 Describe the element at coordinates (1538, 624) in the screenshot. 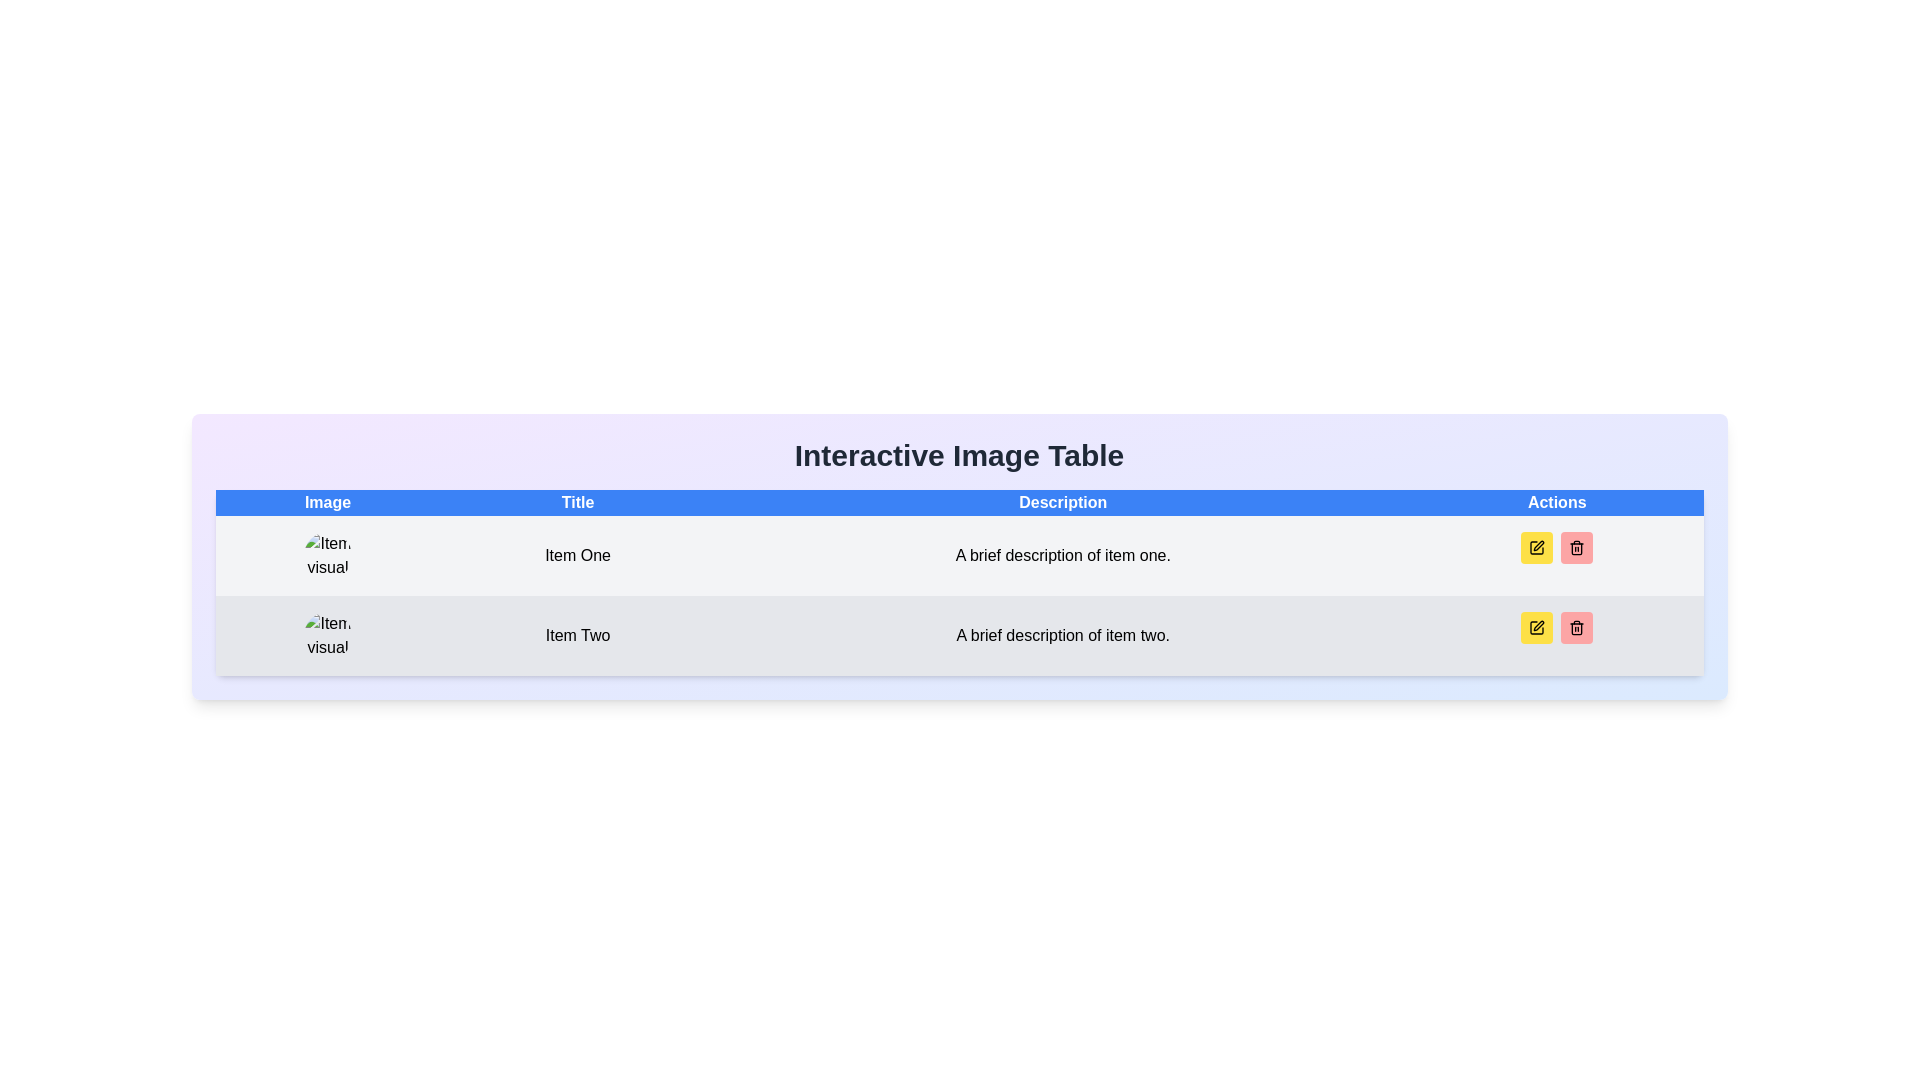

I see `the Edit icon in the Actions column for the second row corresponding to 'Item Two'` at that location.